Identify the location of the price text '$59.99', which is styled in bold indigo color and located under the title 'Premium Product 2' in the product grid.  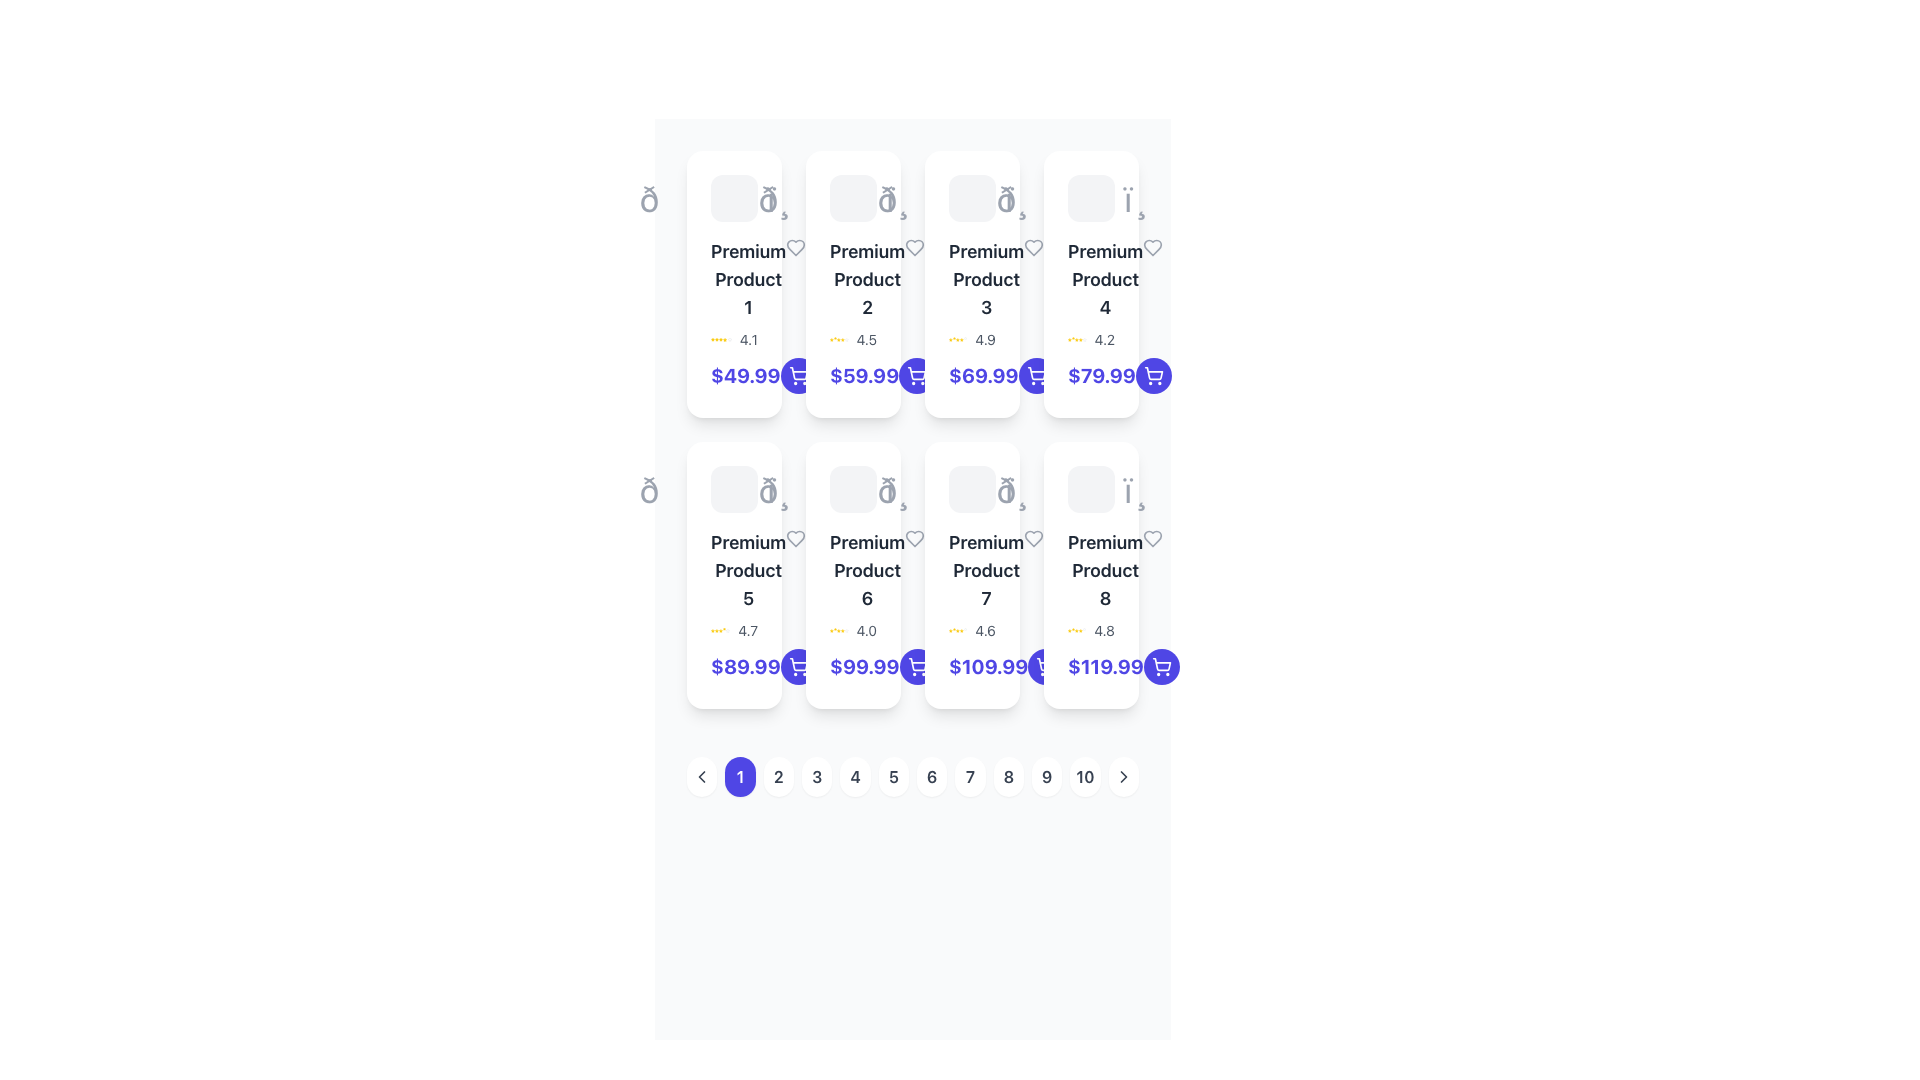
(853, 375).